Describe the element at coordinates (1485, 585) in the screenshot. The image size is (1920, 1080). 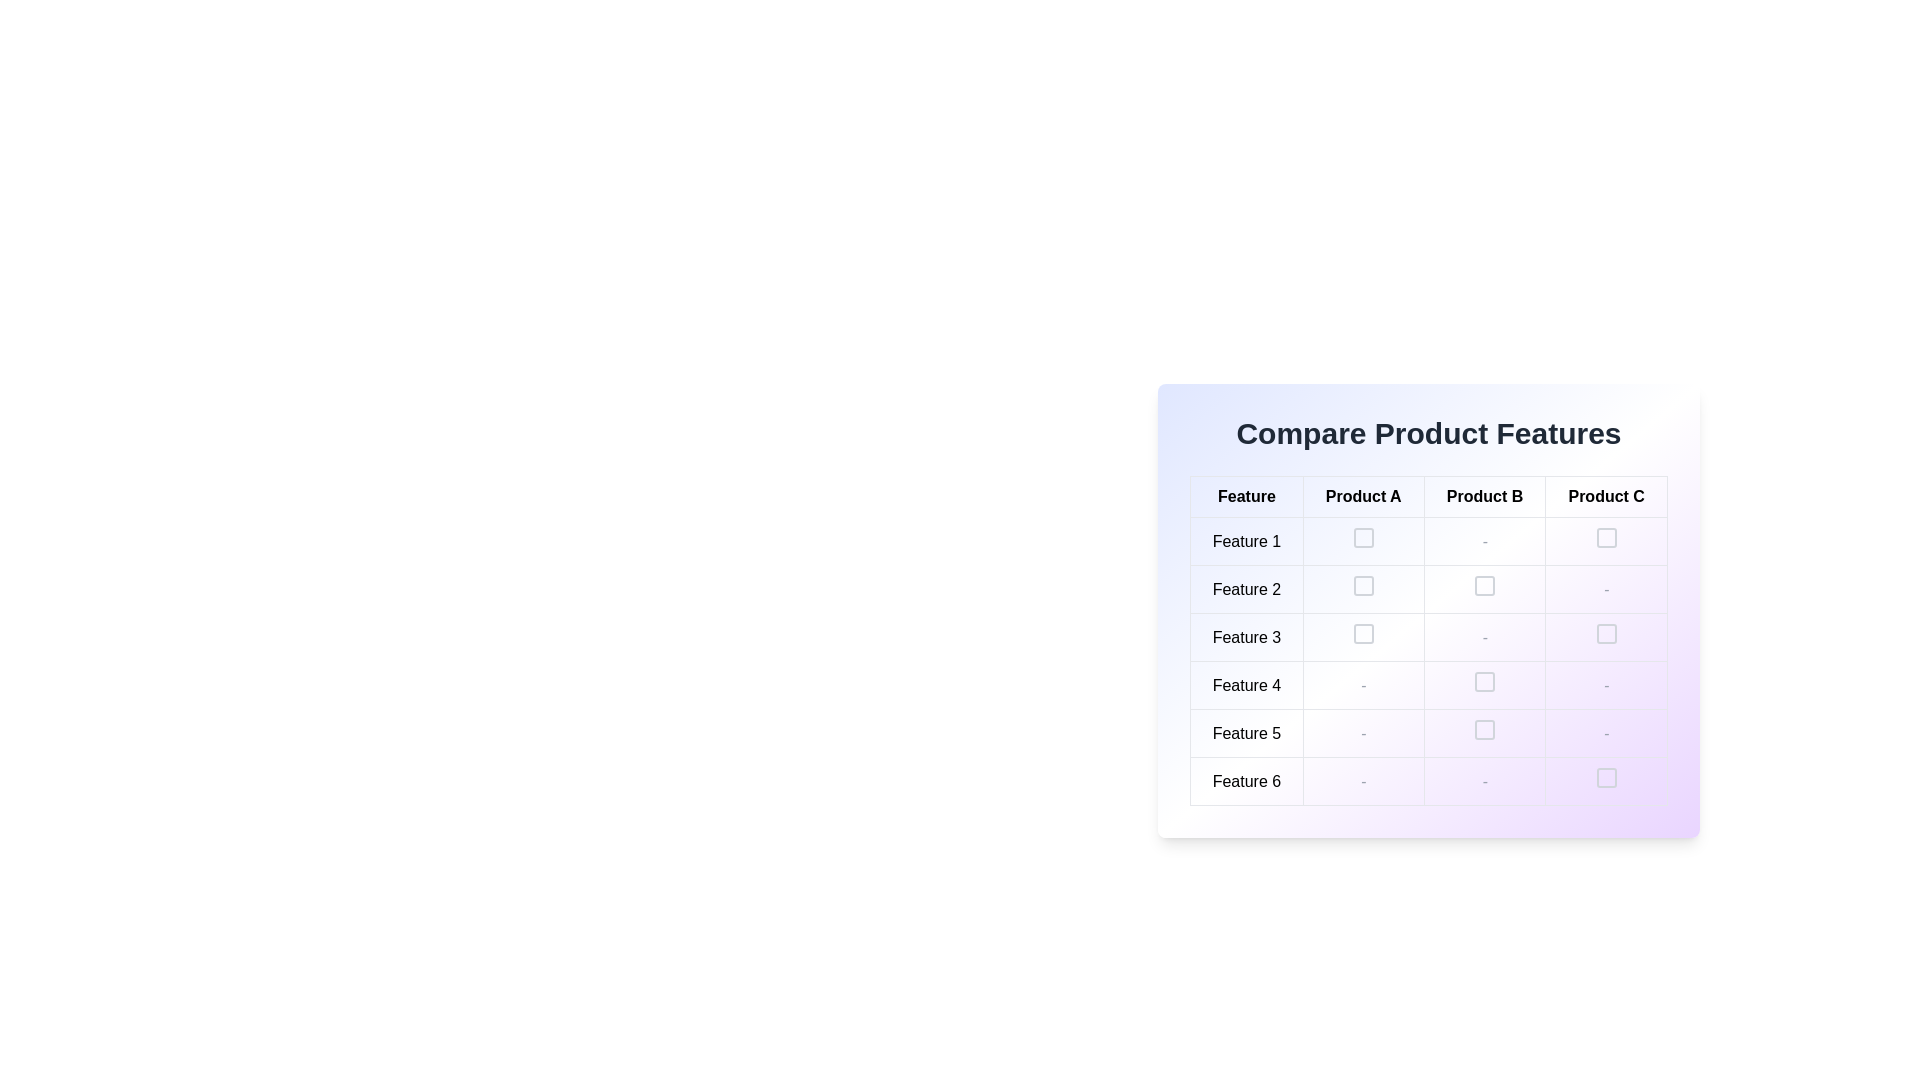
I see `the non-functional checkbox located in the second row and third column of the comparison table under 'Product B'` at that location.